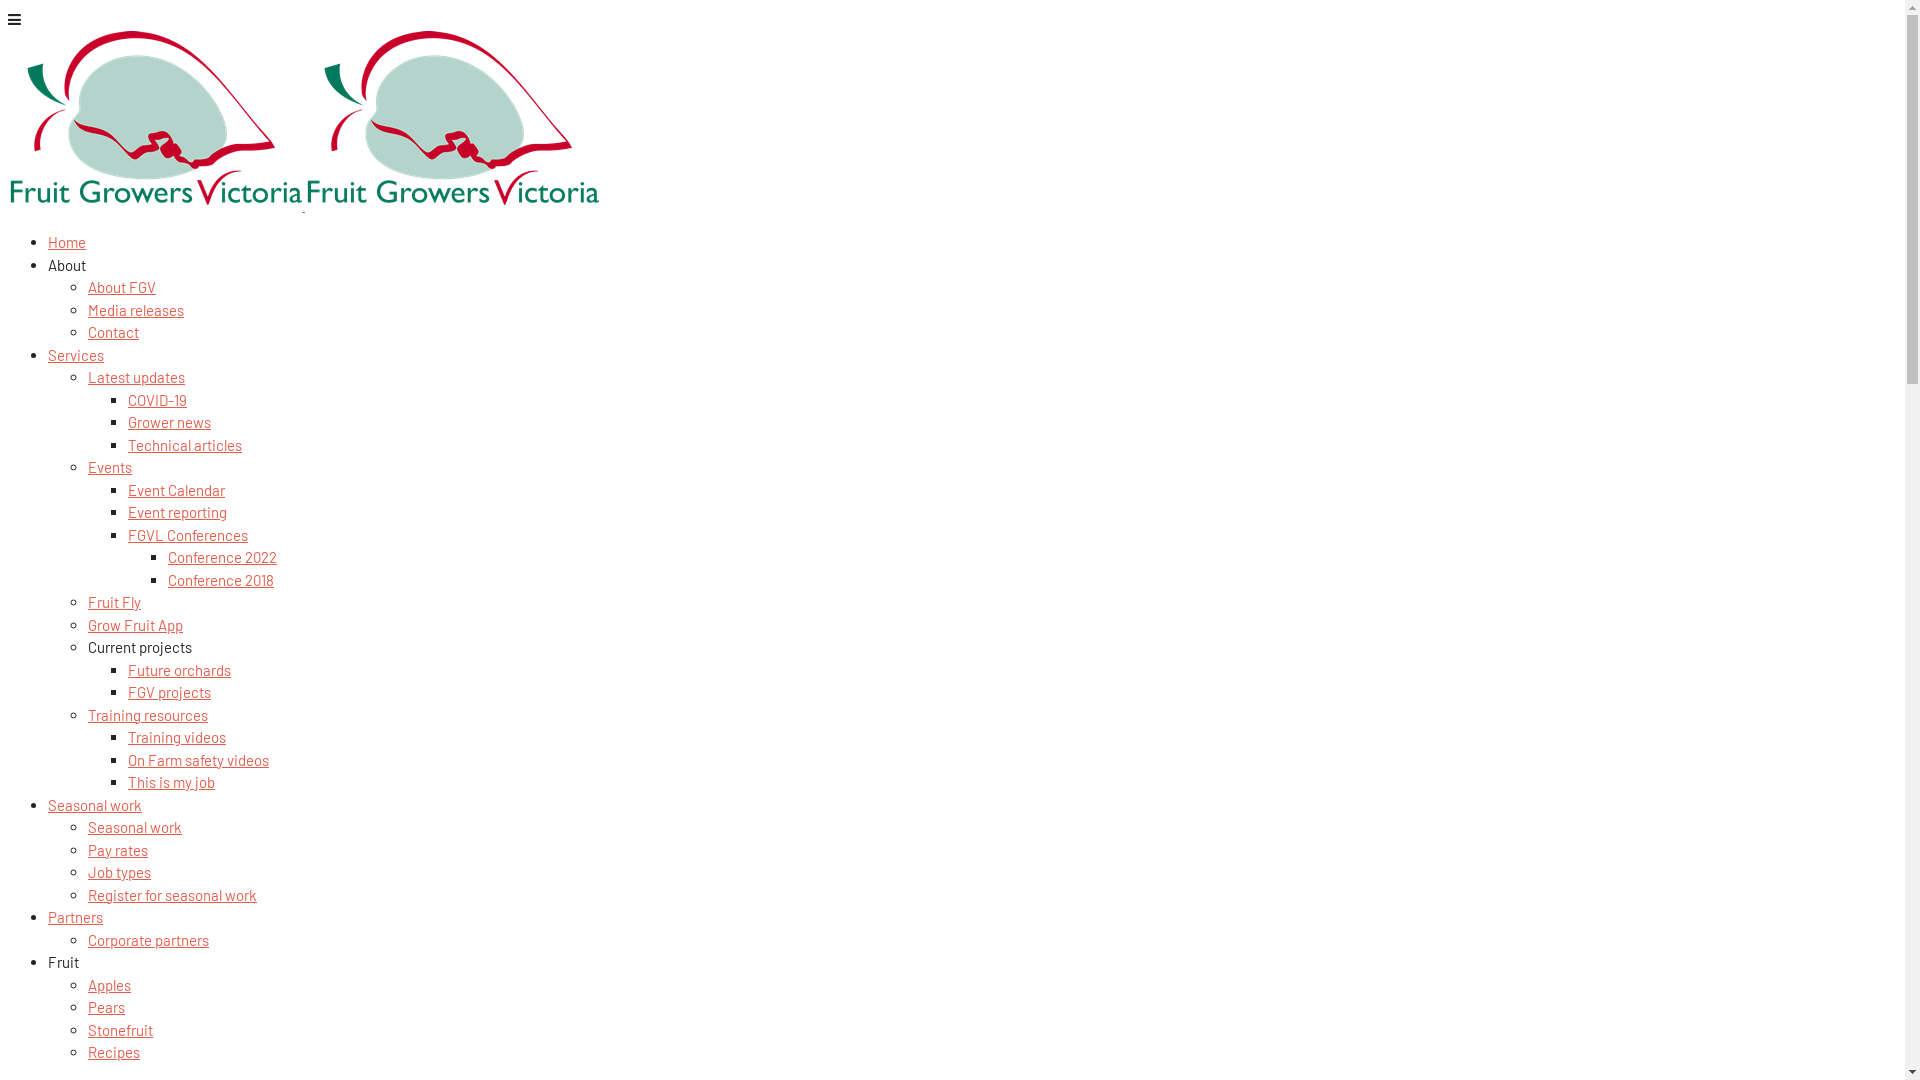 The height and width of the screenshot is (1080, 1920). I want to click on 'Conference 2018', so click(220, 578).